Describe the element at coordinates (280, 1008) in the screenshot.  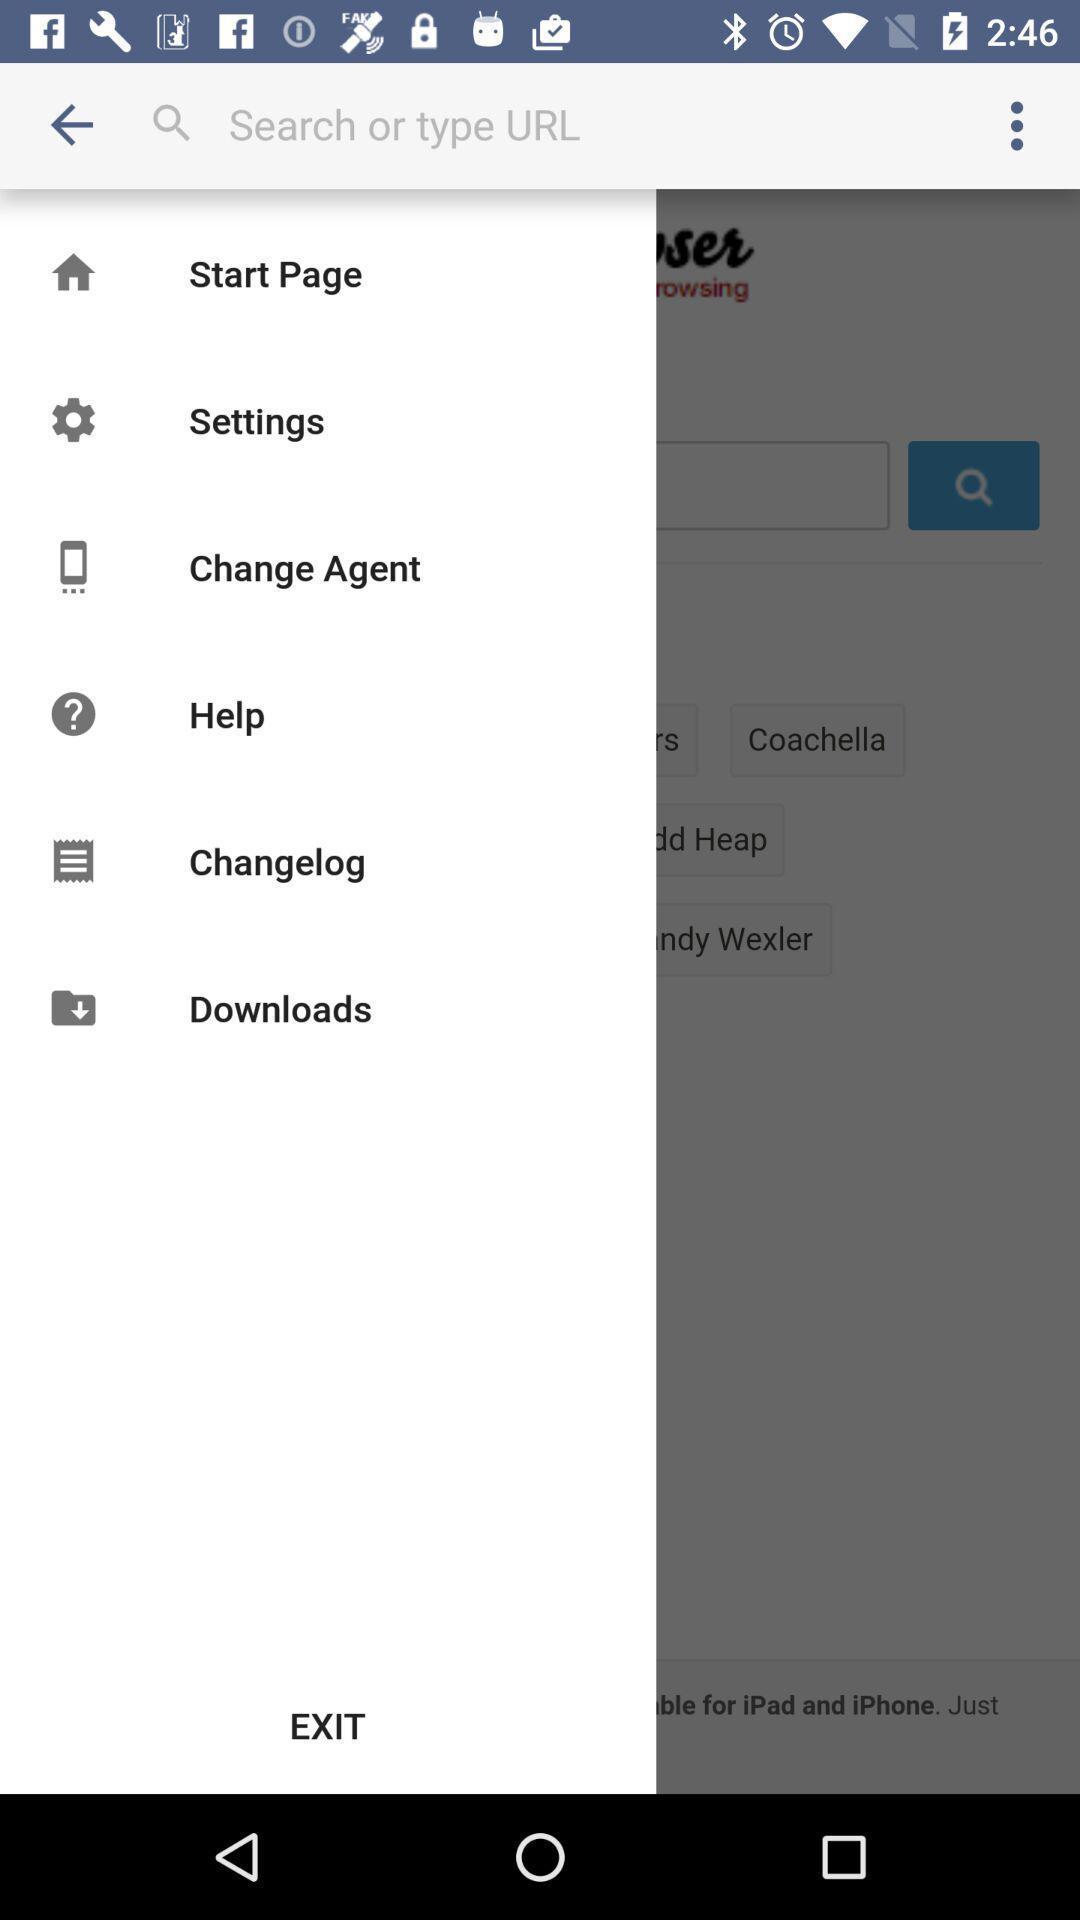
I see `the downloads item` at that location.